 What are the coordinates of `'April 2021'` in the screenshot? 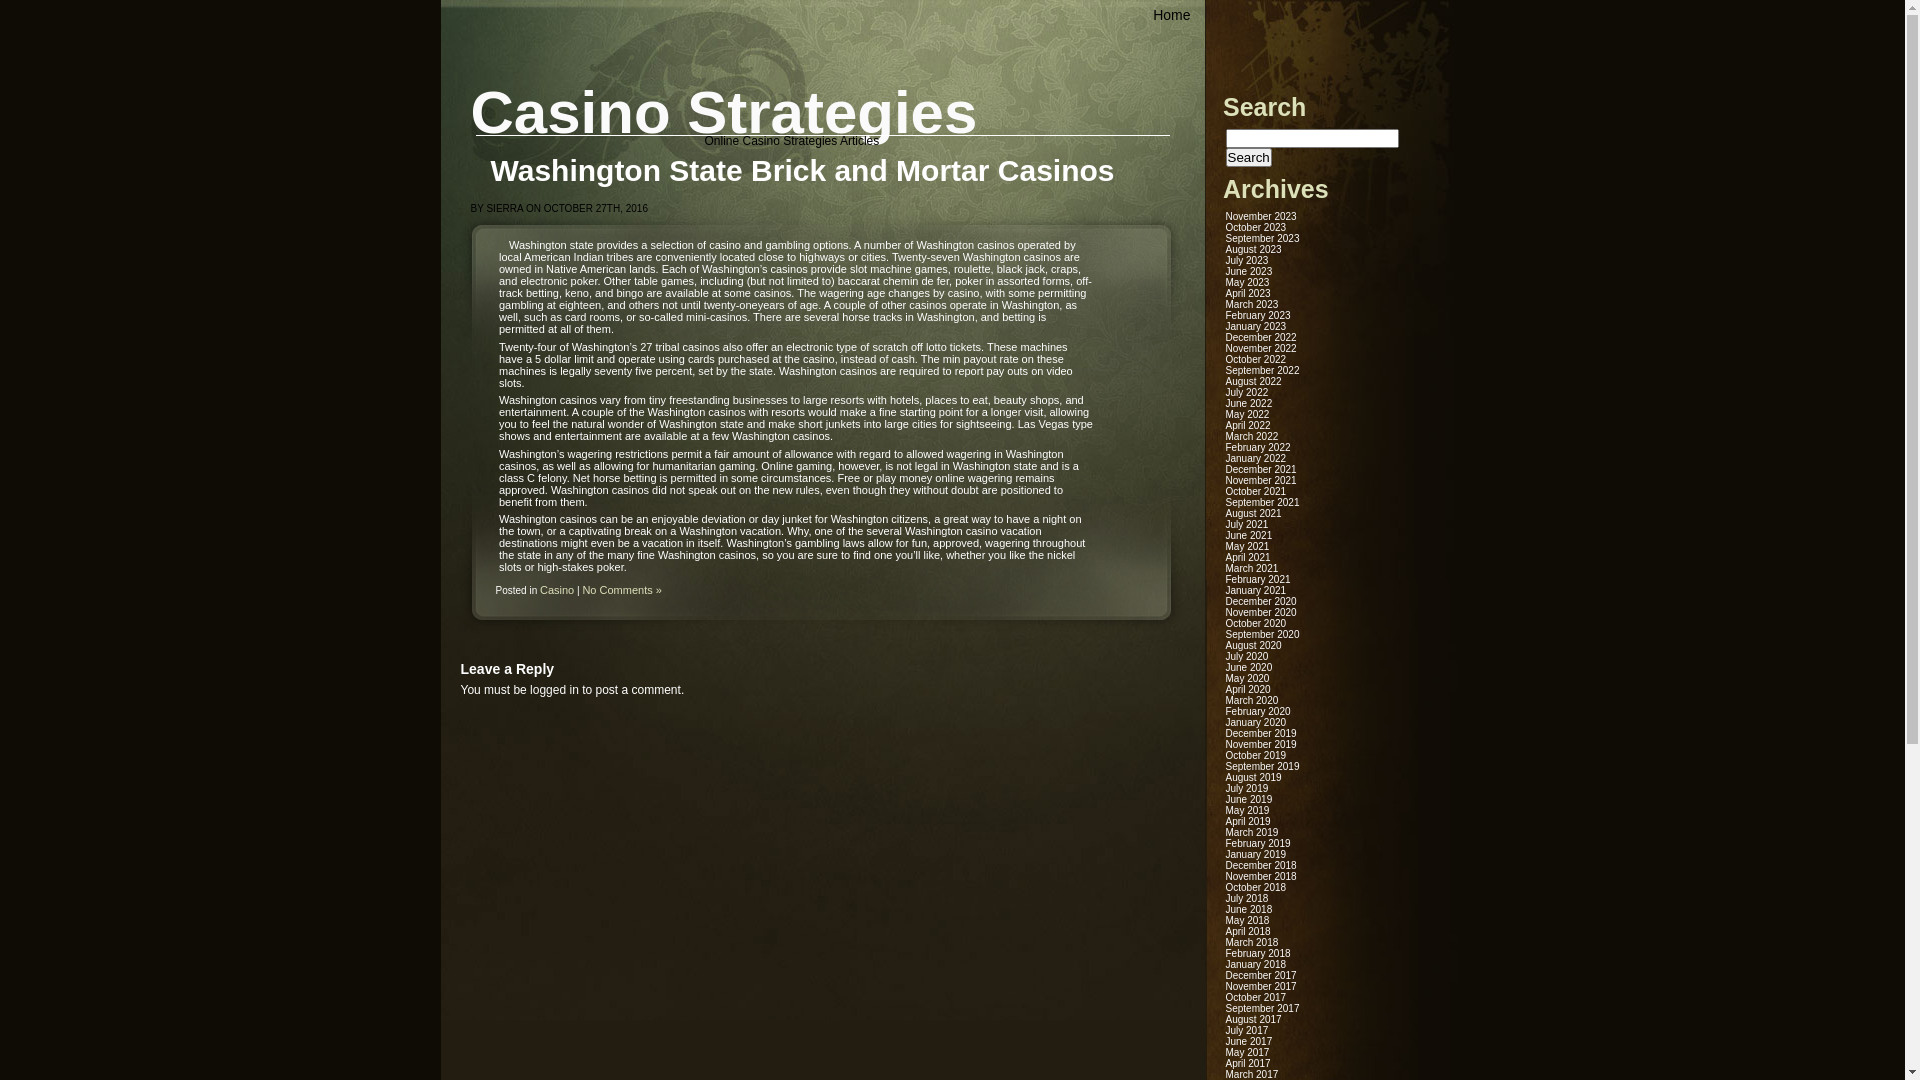 It's located at (1247, 557).